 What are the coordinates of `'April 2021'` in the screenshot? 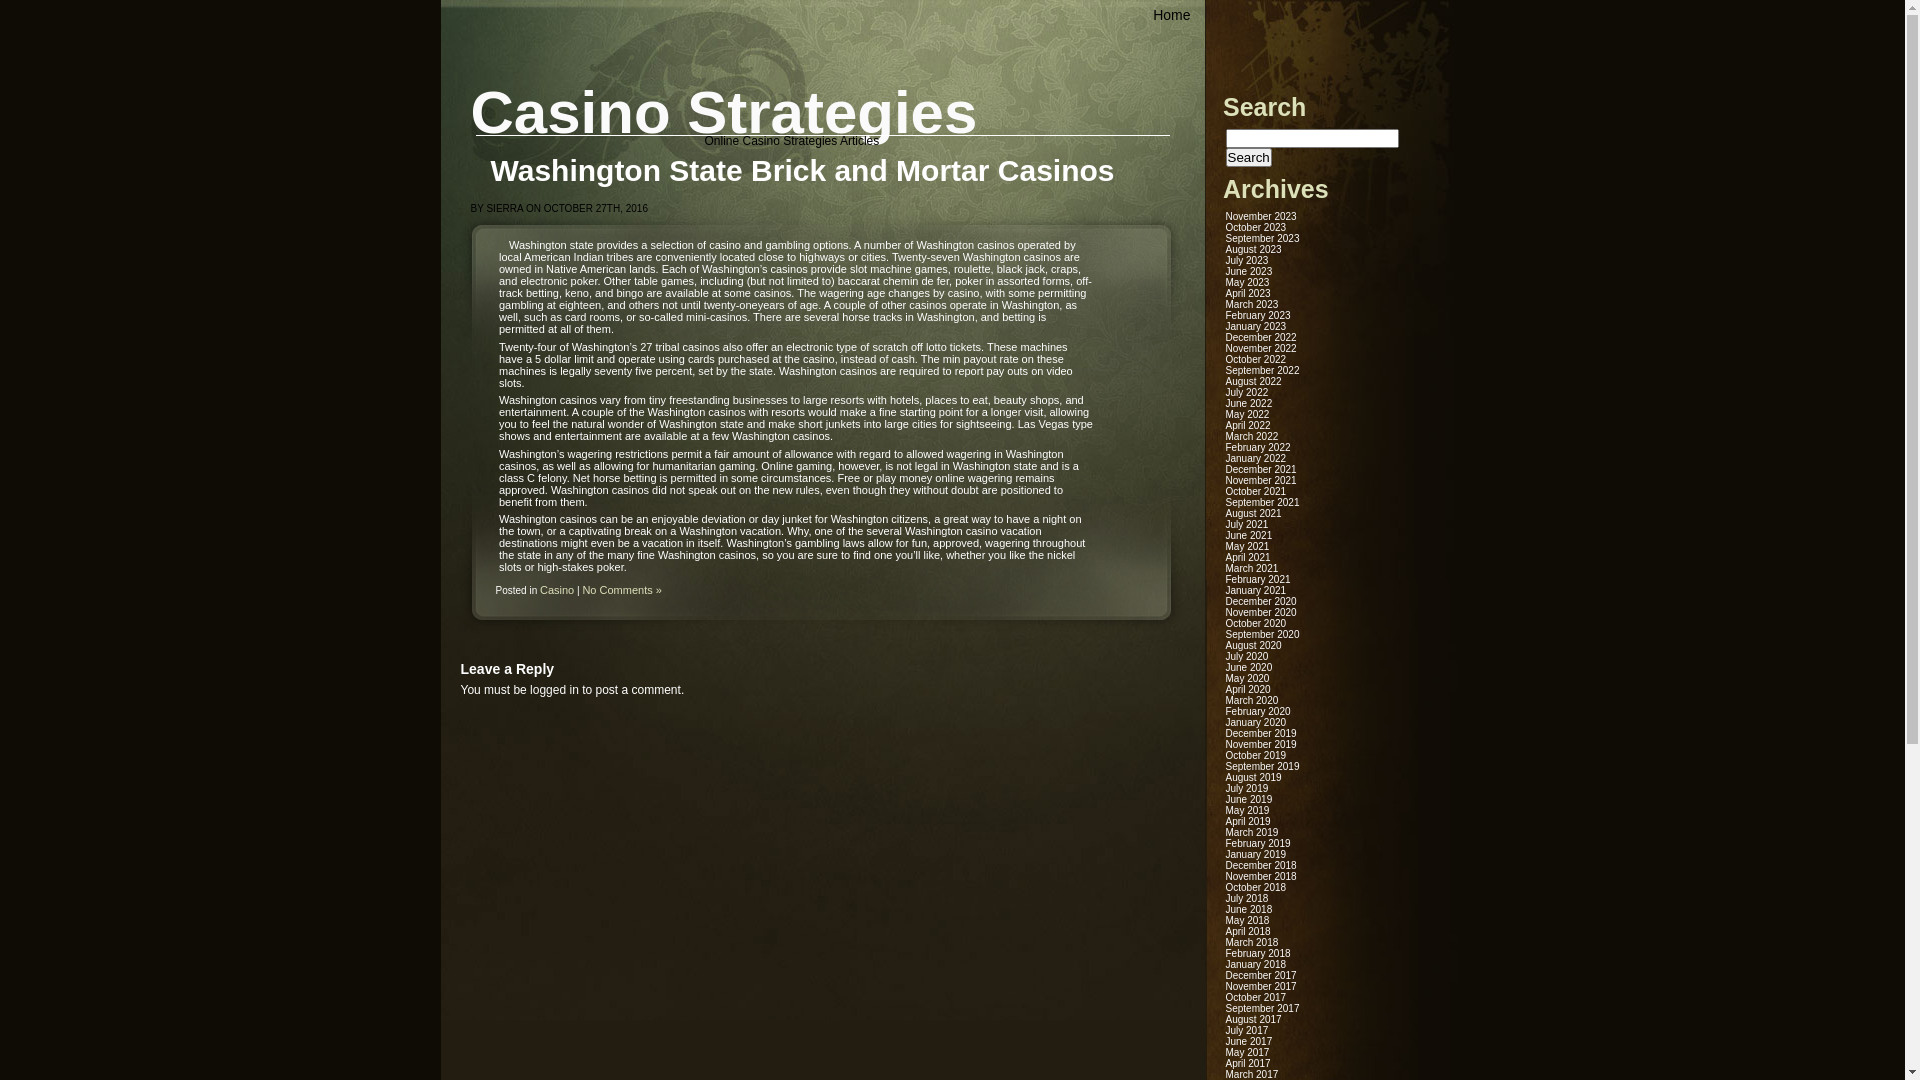 It's located at (1247, 557).